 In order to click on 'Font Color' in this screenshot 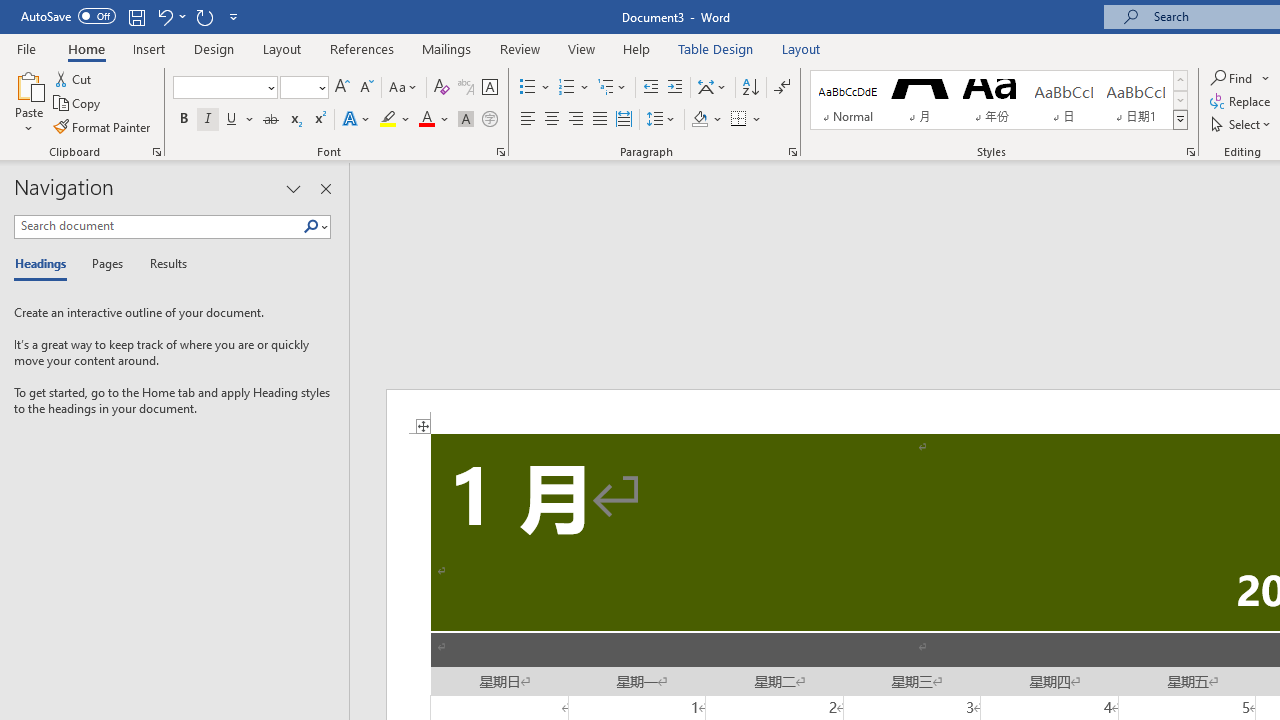, I will do `click(433, 119)`.